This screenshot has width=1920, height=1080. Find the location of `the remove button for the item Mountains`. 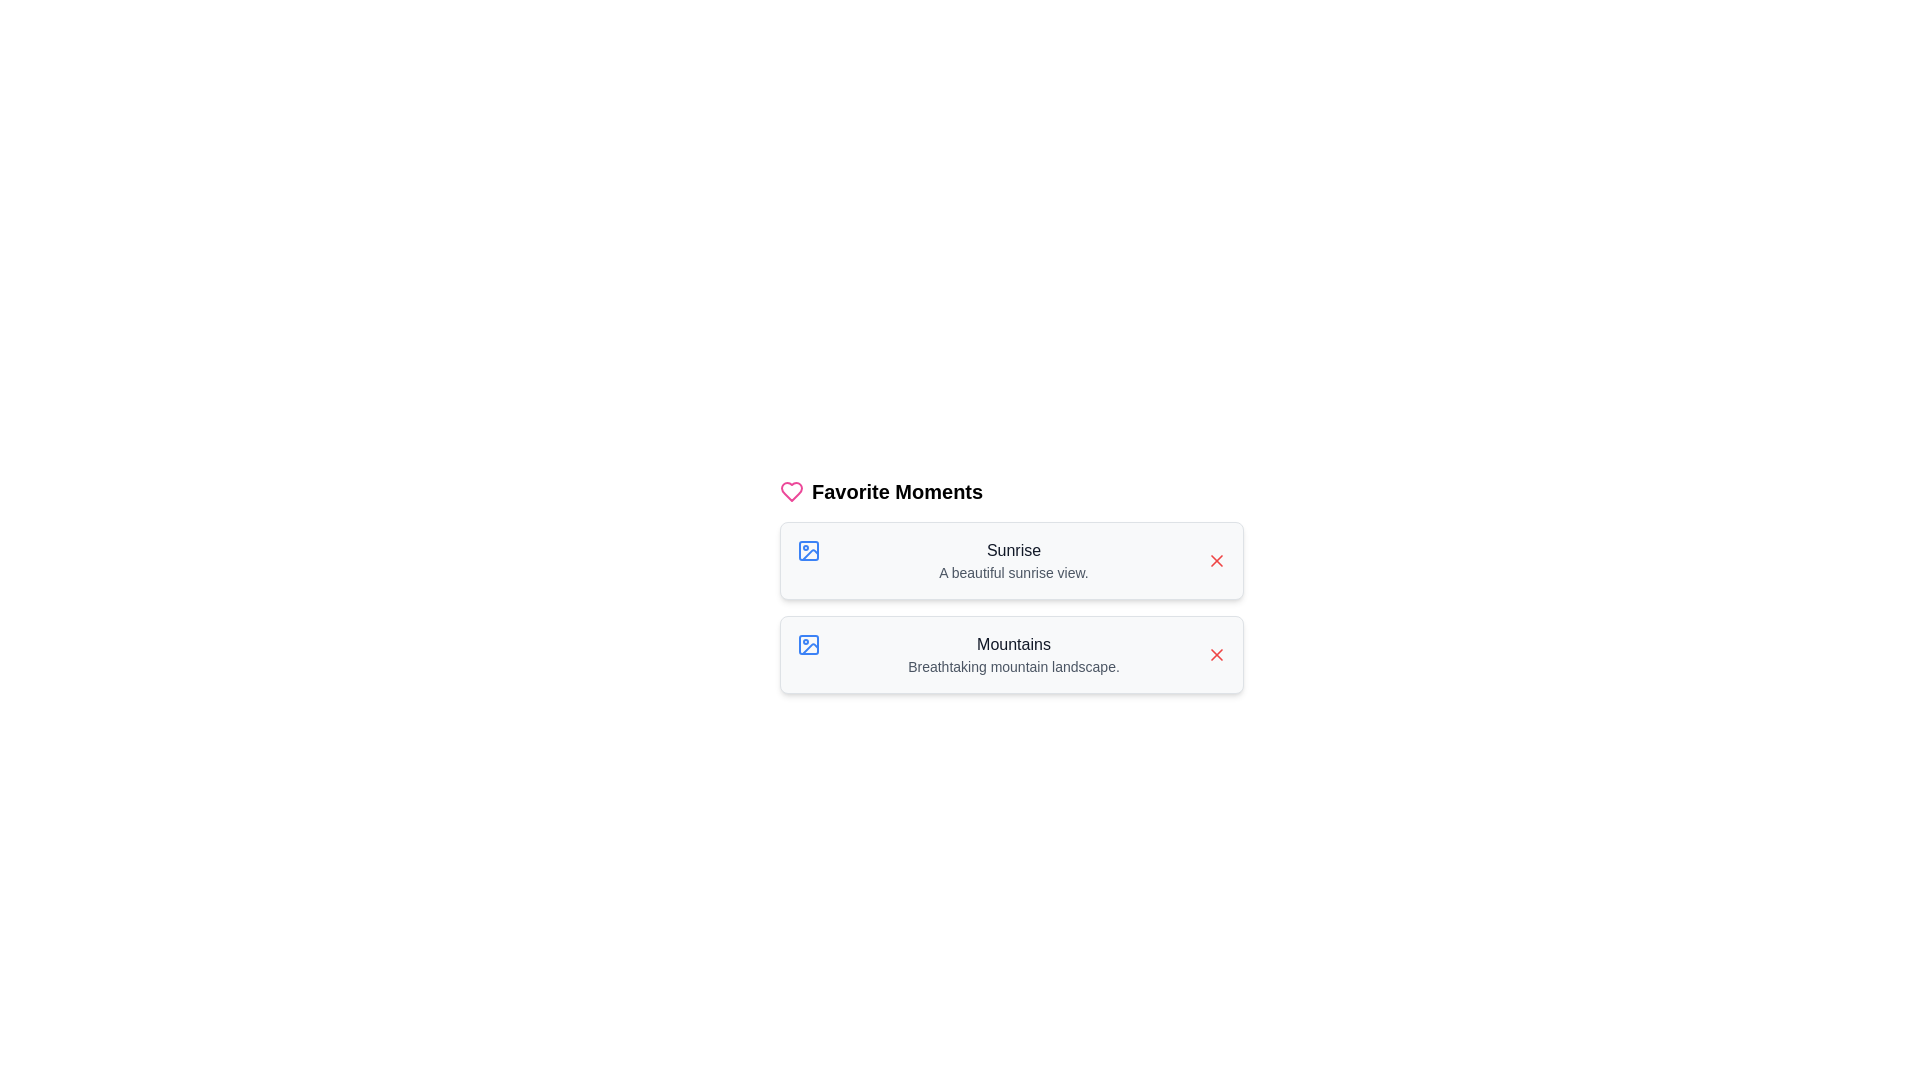

the remove button for the item Mountains is located at coordinates (1216, 655).